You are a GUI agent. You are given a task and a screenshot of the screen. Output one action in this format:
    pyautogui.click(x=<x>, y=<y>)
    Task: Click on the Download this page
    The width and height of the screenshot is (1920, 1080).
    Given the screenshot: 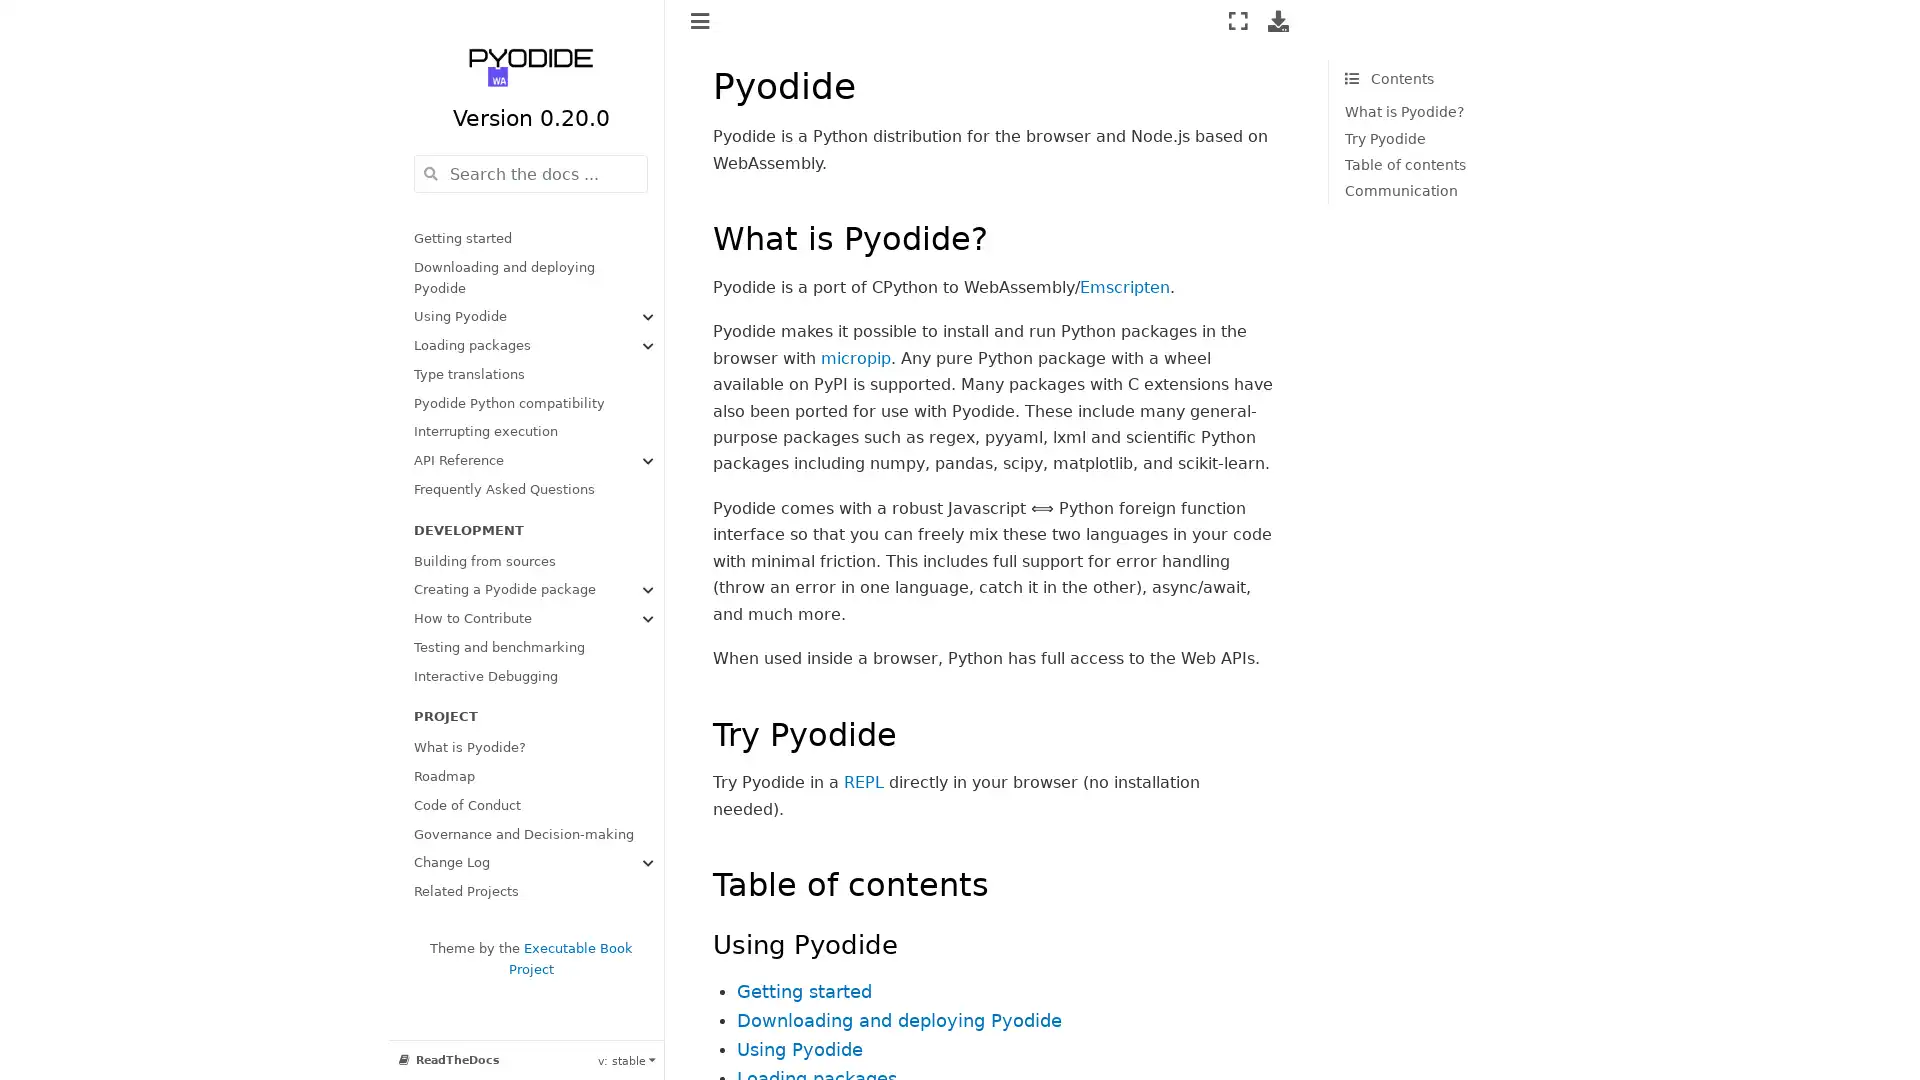 What is the action you would take?
    pyautogui.click(x=1277, y=20)
    